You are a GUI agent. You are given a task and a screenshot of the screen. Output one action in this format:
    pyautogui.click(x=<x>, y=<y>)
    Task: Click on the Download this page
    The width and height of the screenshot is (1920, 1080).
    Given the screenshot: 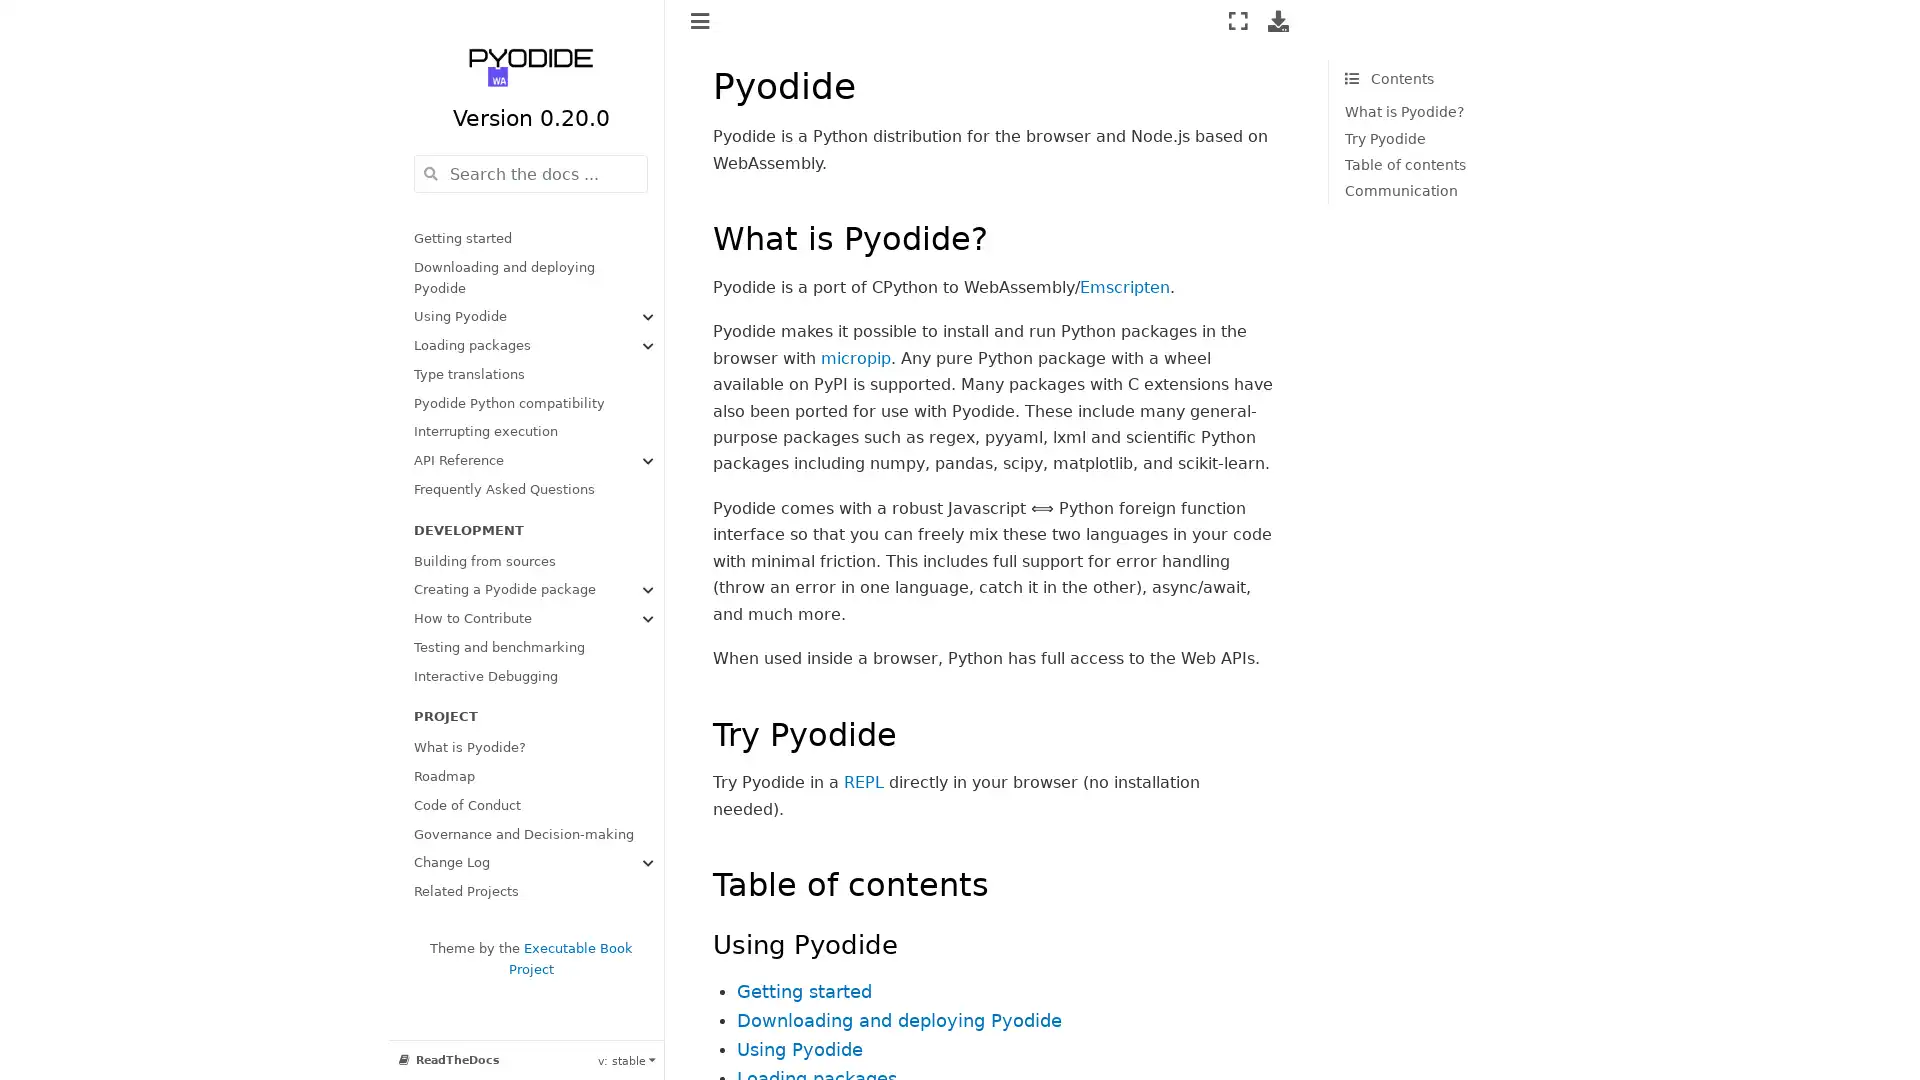 What is the action you would take?
    pyautogui.click(x=1277, y=20)
    